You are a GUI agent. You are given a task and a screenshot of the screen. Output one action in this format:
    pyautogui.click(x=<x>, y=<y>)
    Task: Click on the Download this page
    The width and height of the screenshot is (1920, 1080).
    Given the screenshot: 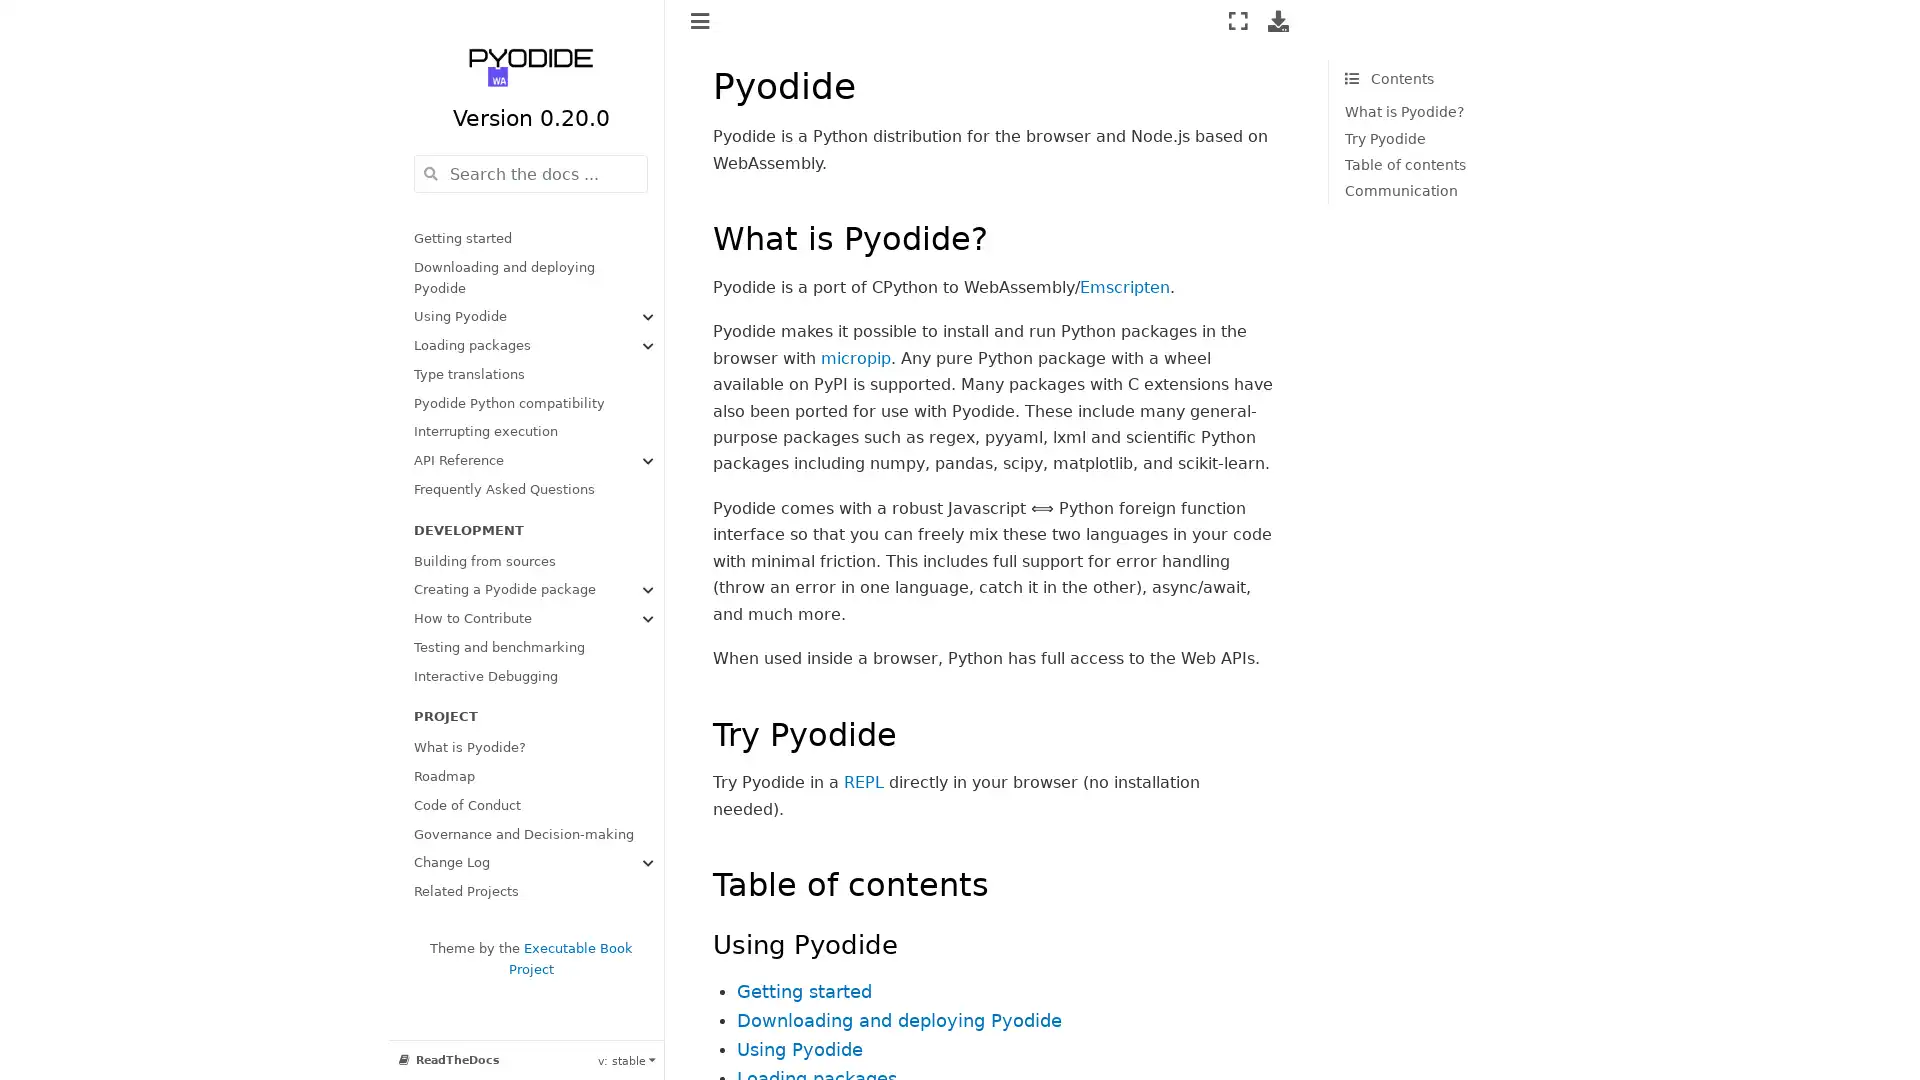 What is the action you would take?
    pyautogui.click(x=1277, y=20)
    